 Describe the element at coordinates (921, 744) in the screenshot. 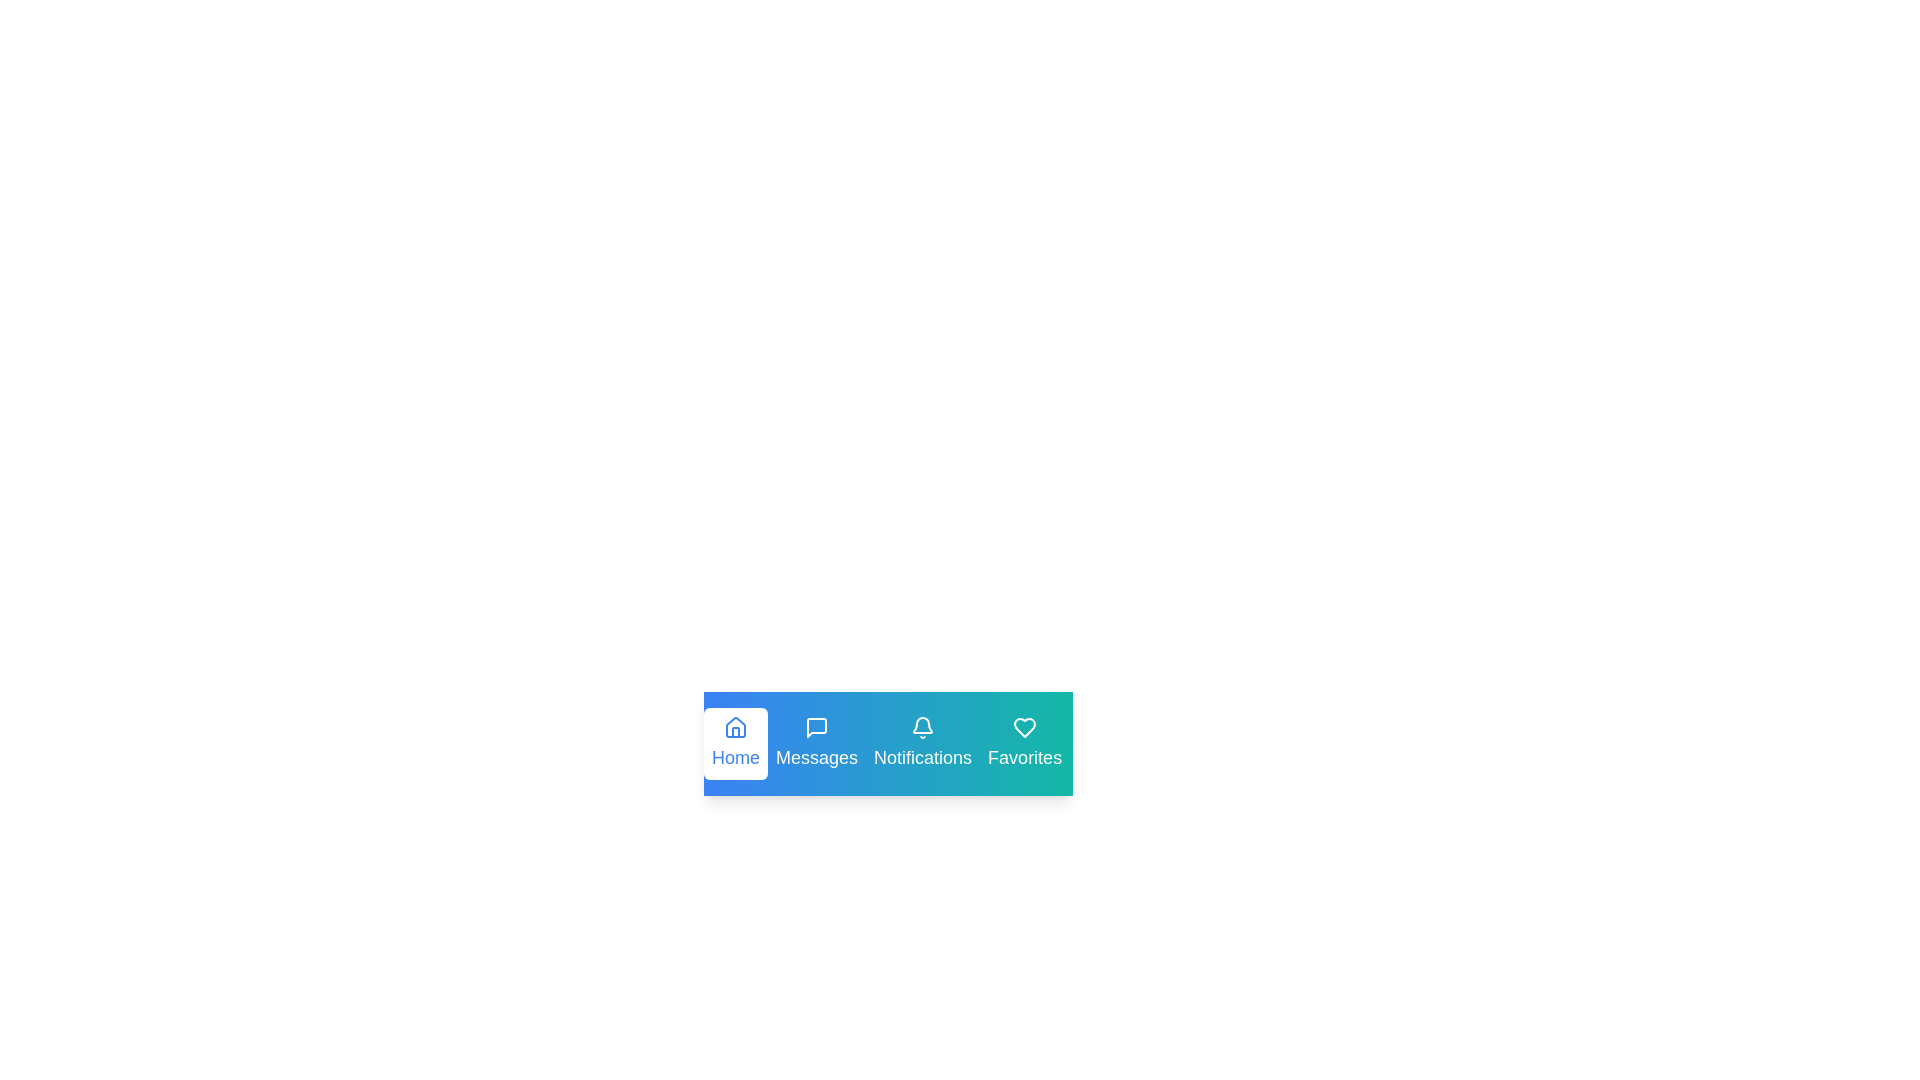

I see `the tab labeled Notifications to preview its interaction` at that location.